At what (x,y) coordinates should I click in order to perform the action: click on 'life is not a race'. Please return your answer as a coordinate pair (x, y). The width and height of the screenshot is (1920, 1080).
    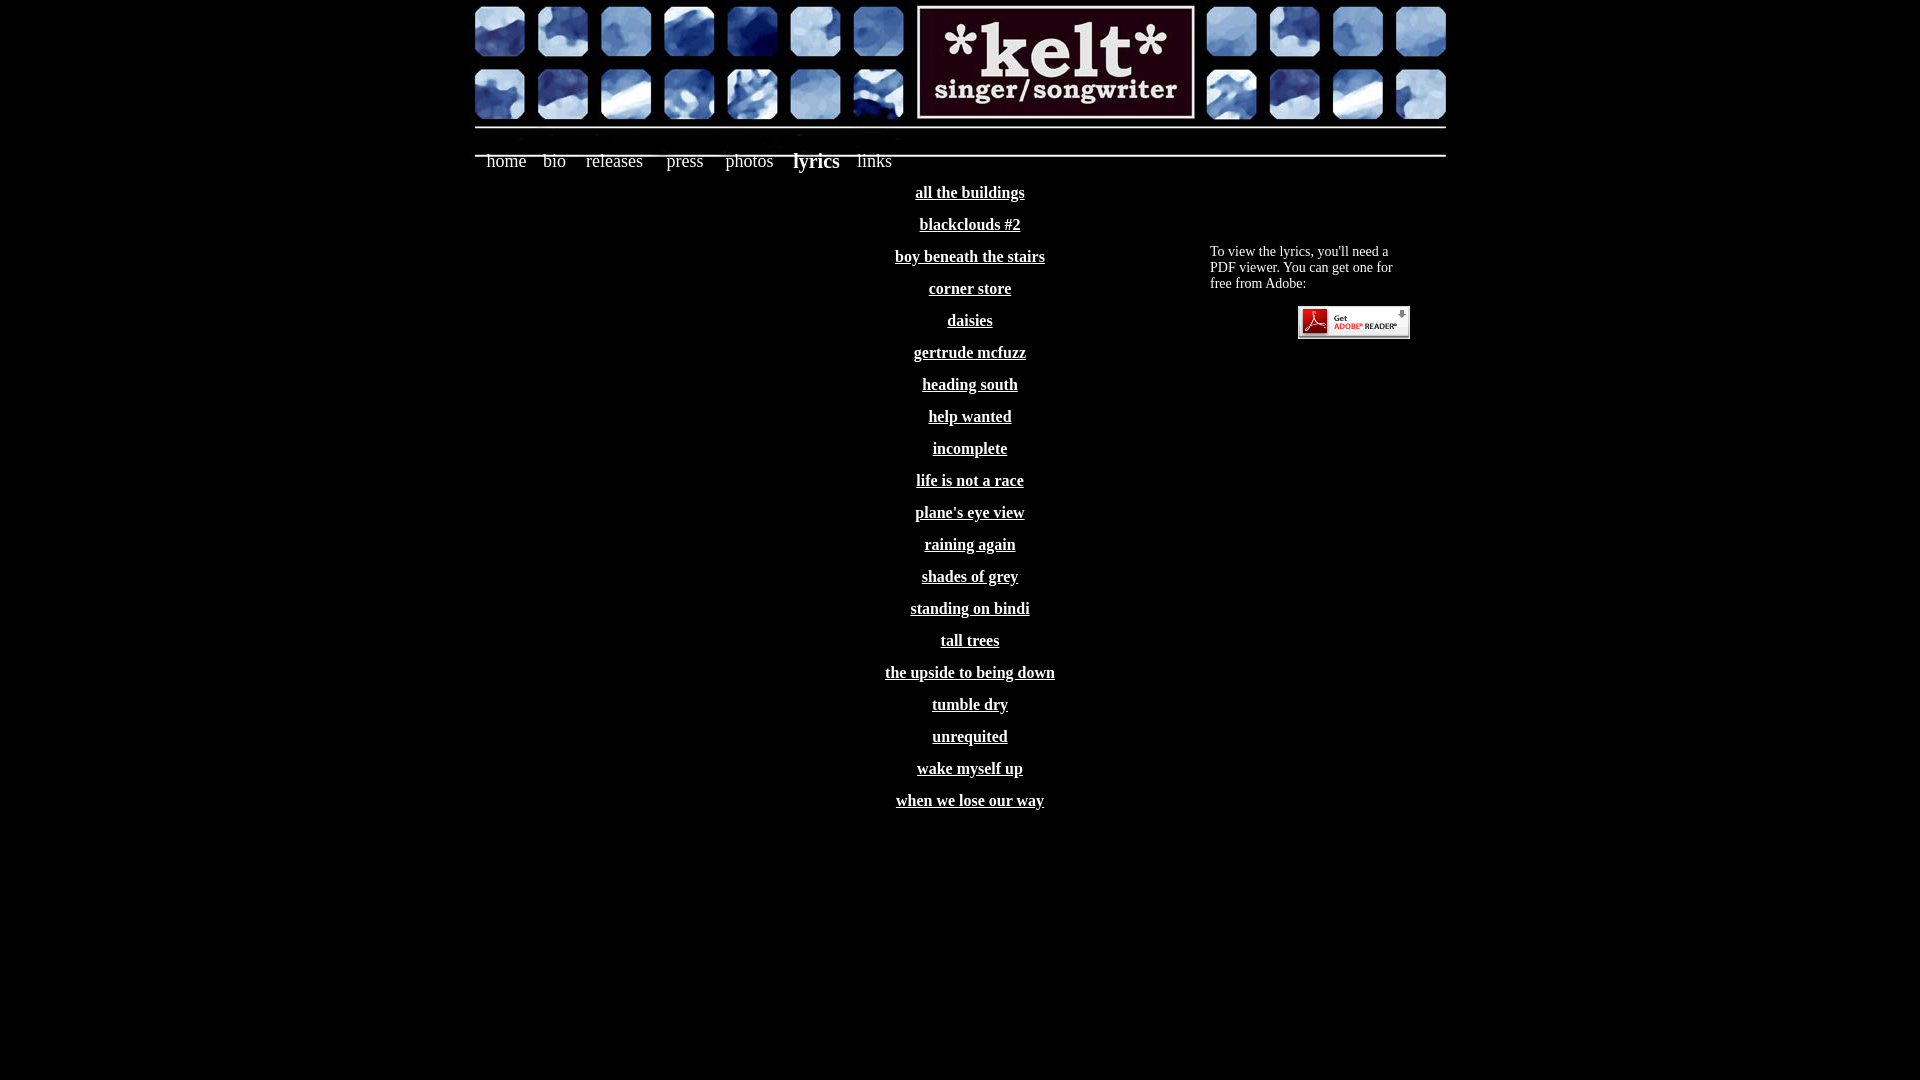
    Looking at the image, I should click on (969, 480).